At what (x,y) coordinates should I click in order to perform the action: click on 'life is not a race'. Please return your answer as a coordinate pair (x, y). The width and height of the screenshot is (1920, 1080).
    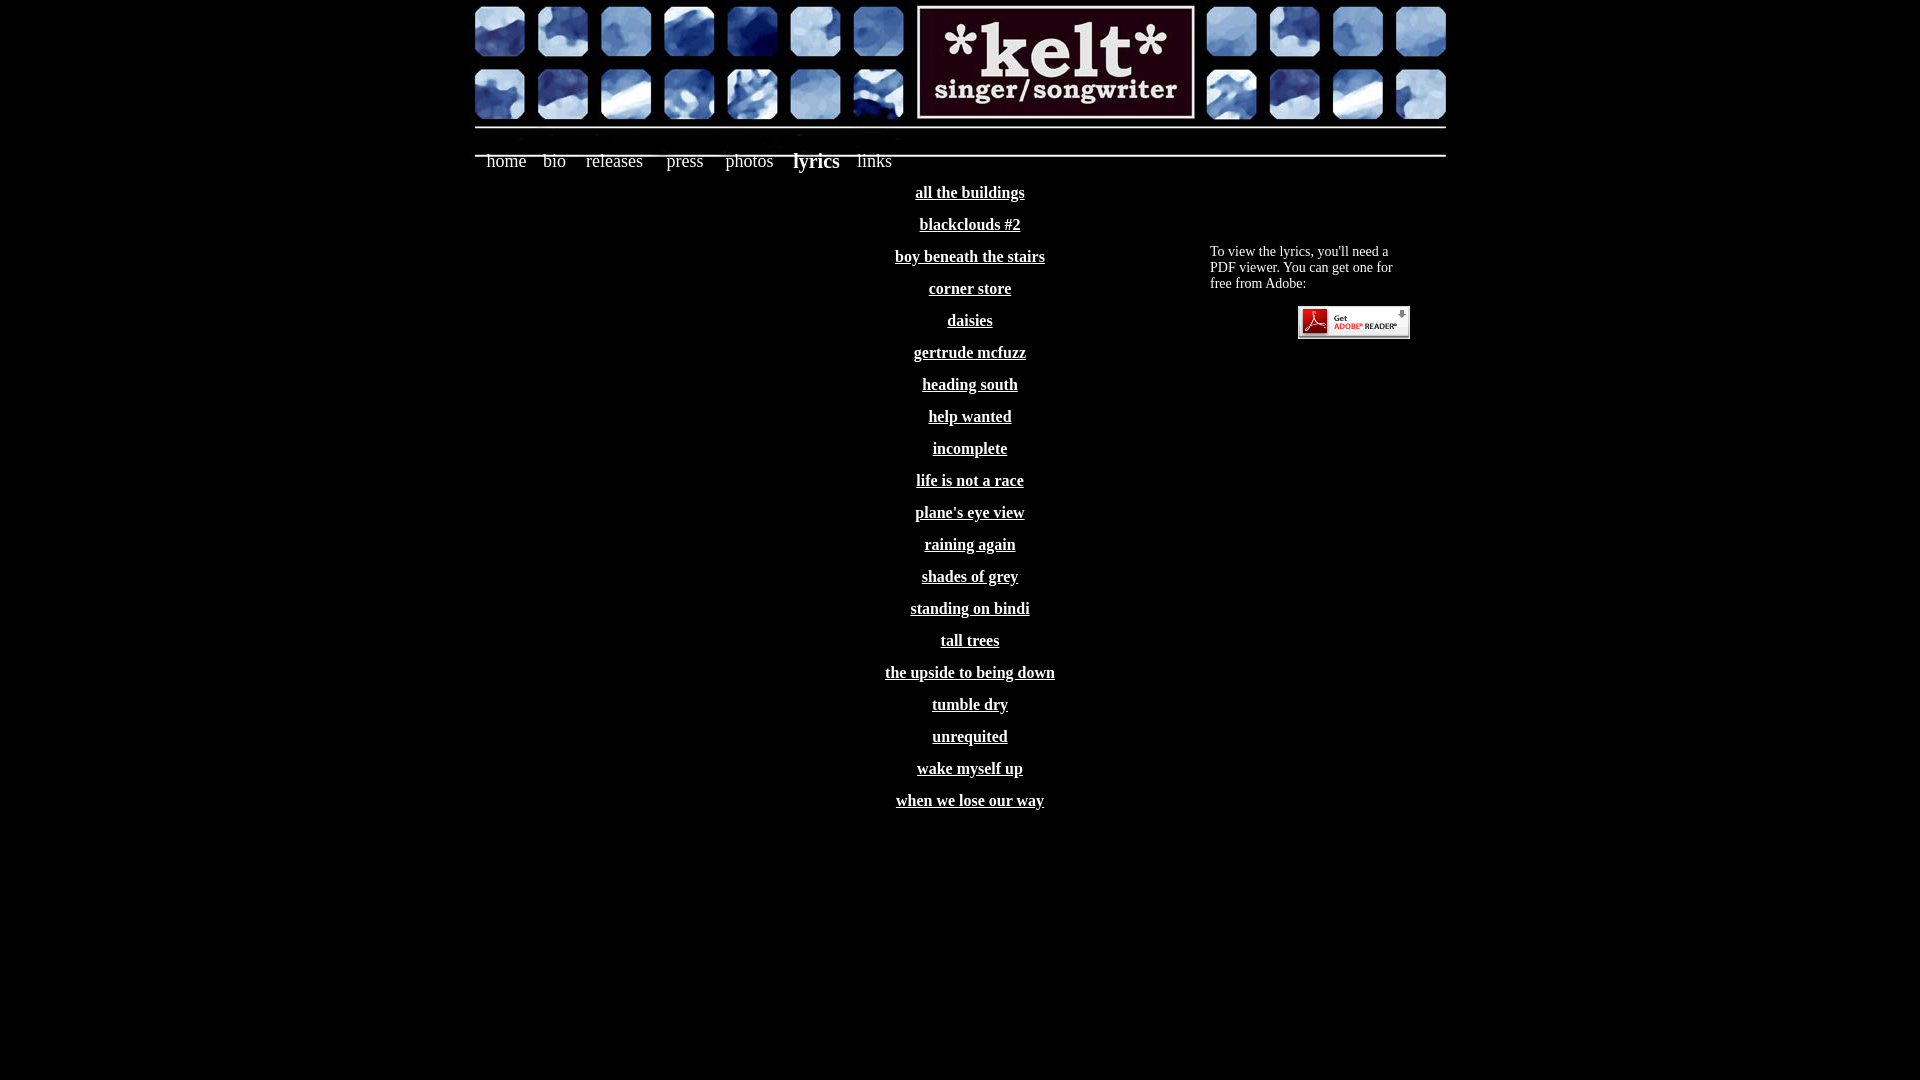
    Looking at the image, I should click on (969, 480).